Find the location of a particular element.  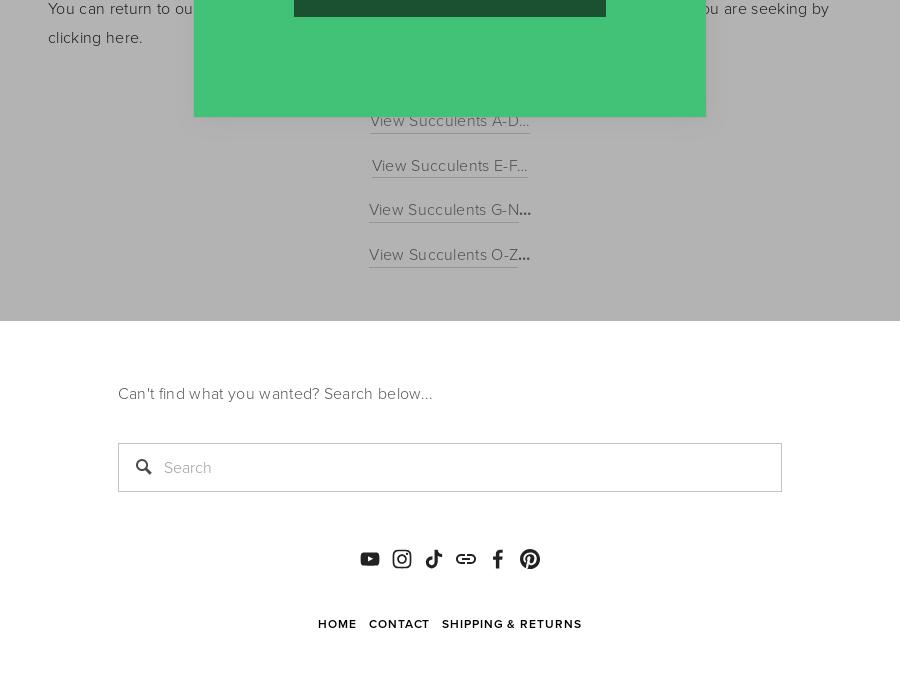

'View Succulents O-Z' is located at coordinates (368, 254).